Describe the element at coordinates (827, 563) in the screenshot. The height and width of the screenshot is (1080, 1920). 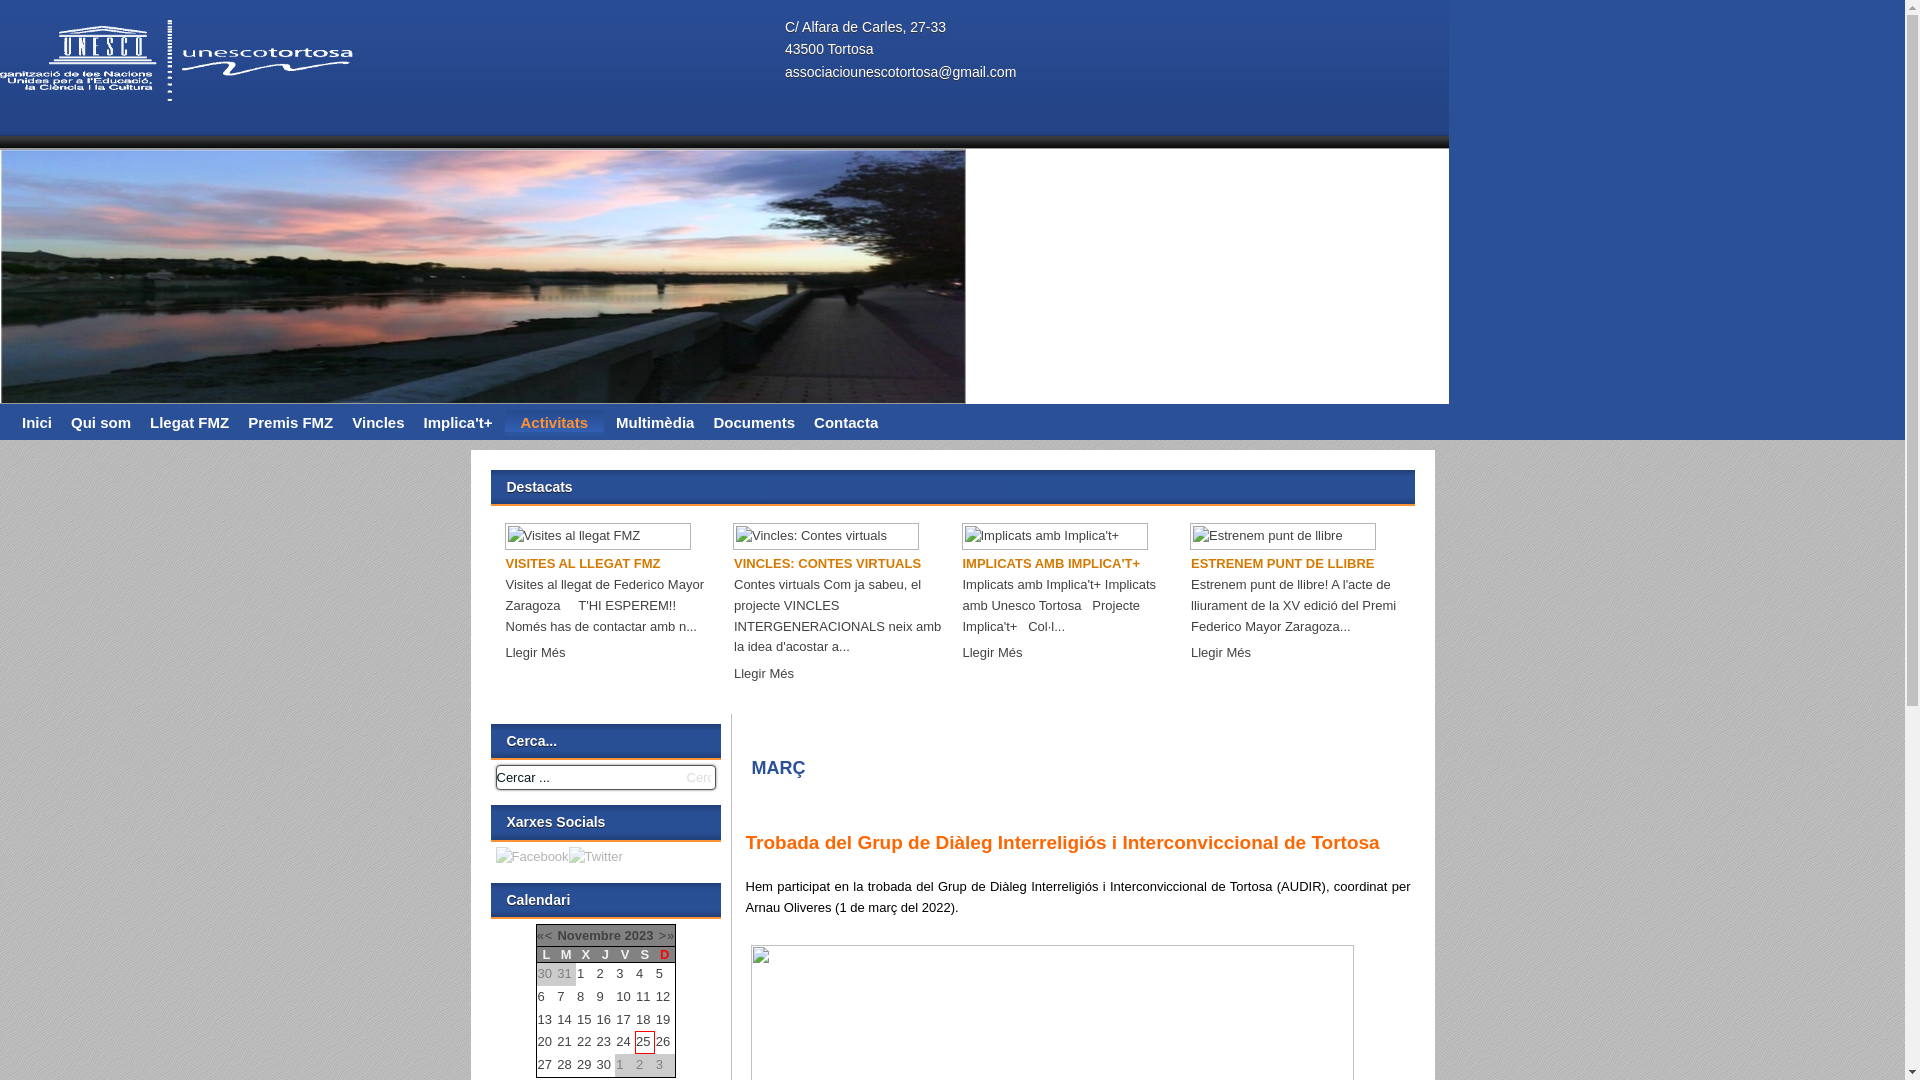
I see `'VINCLES: CONTES VIRTUALS'` at that location.